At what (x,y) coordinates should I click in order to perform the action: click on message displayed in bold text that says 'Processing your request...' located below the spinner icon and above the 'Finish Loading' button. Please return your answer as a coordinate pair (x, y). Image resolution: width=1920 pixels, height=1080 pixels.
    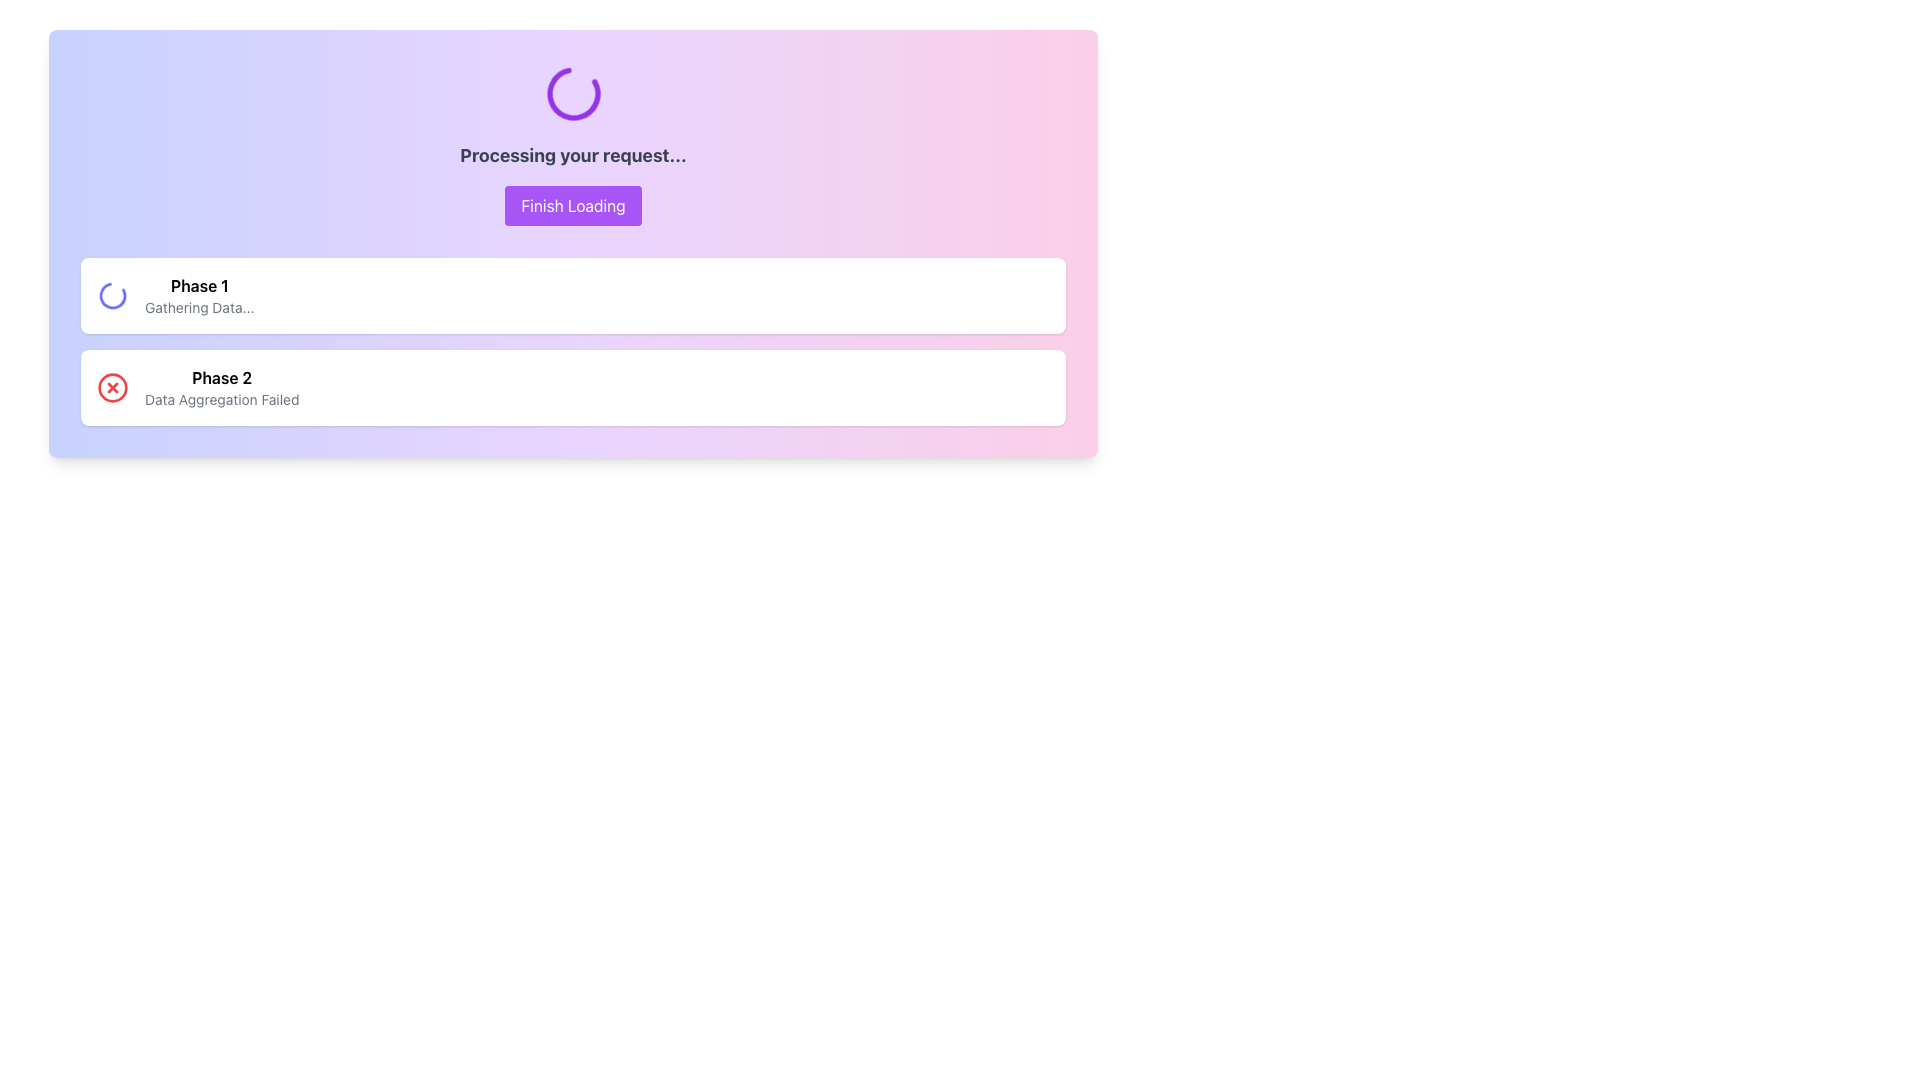
    Looking at the image, I should click on (572, 154).